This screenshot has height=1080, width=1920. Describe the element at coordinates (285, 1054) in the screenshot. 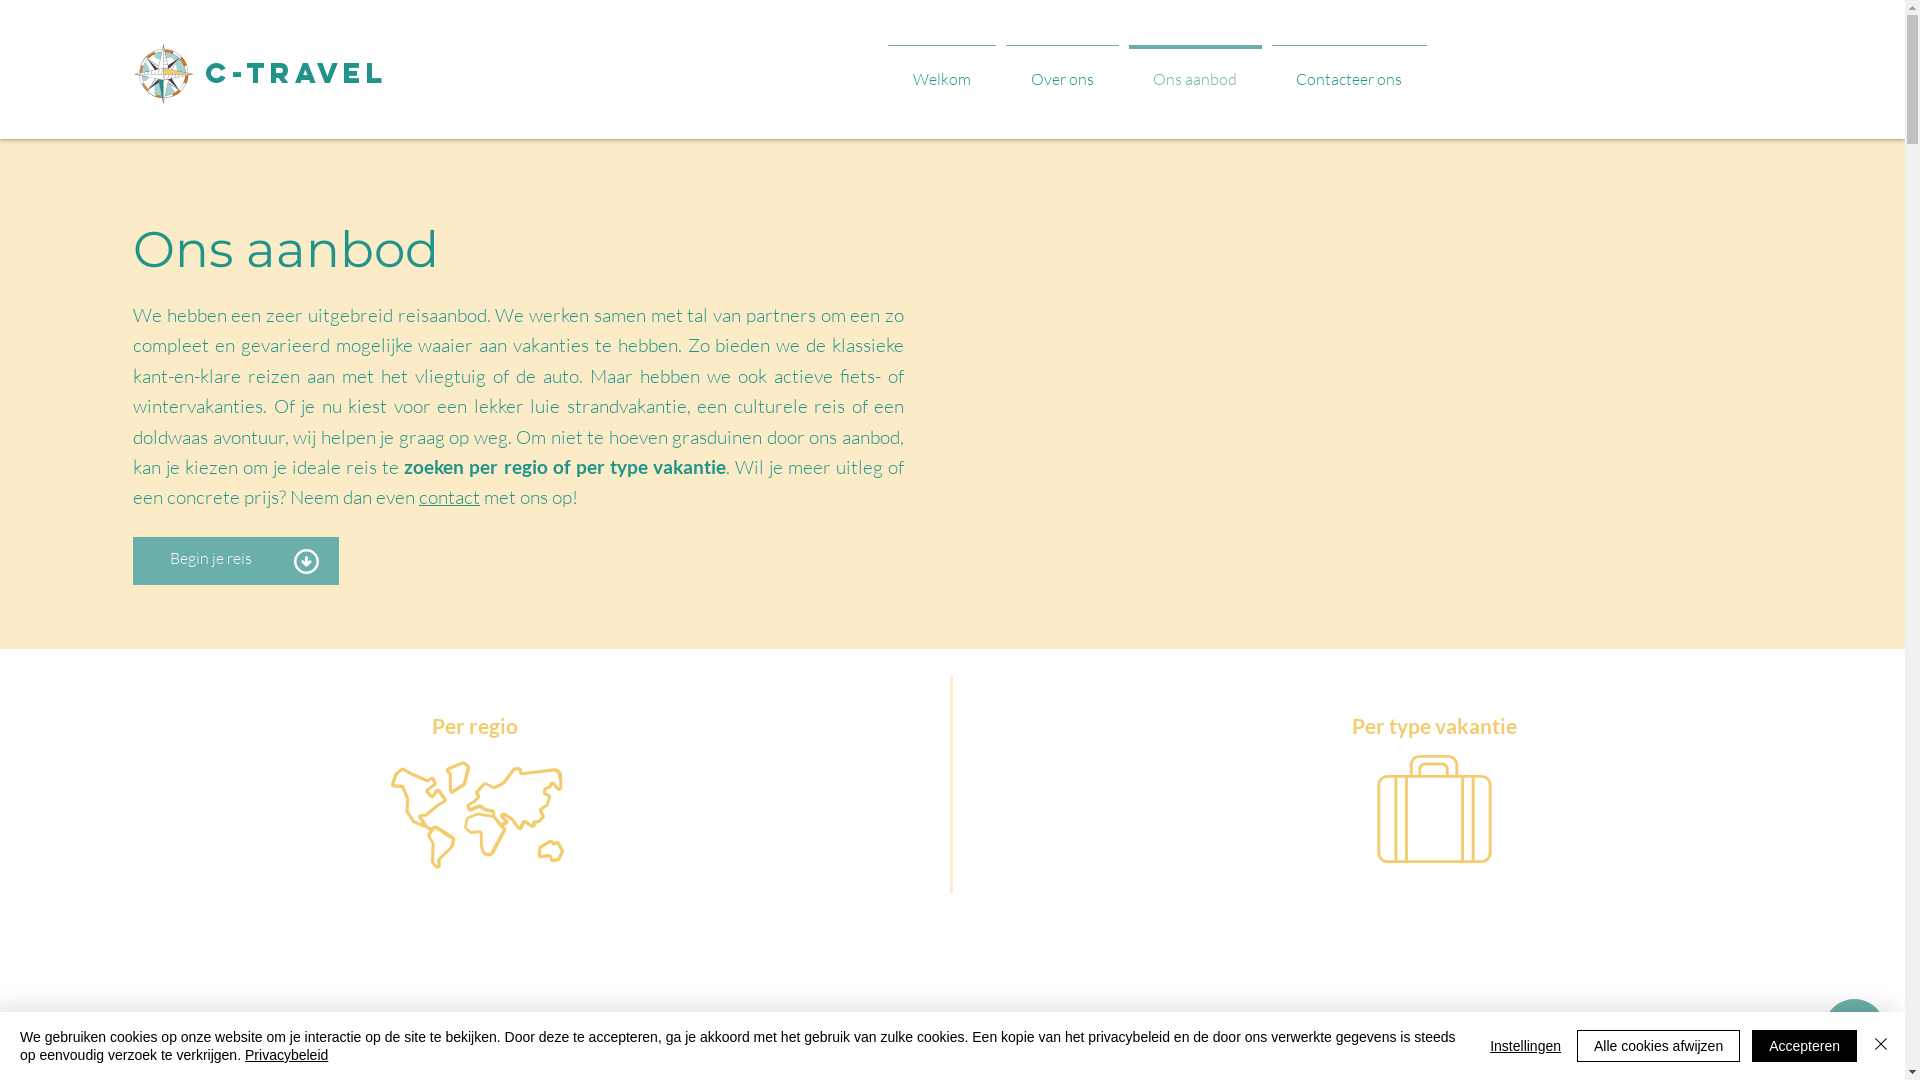

I see `'Privacybeleid'` at that location.